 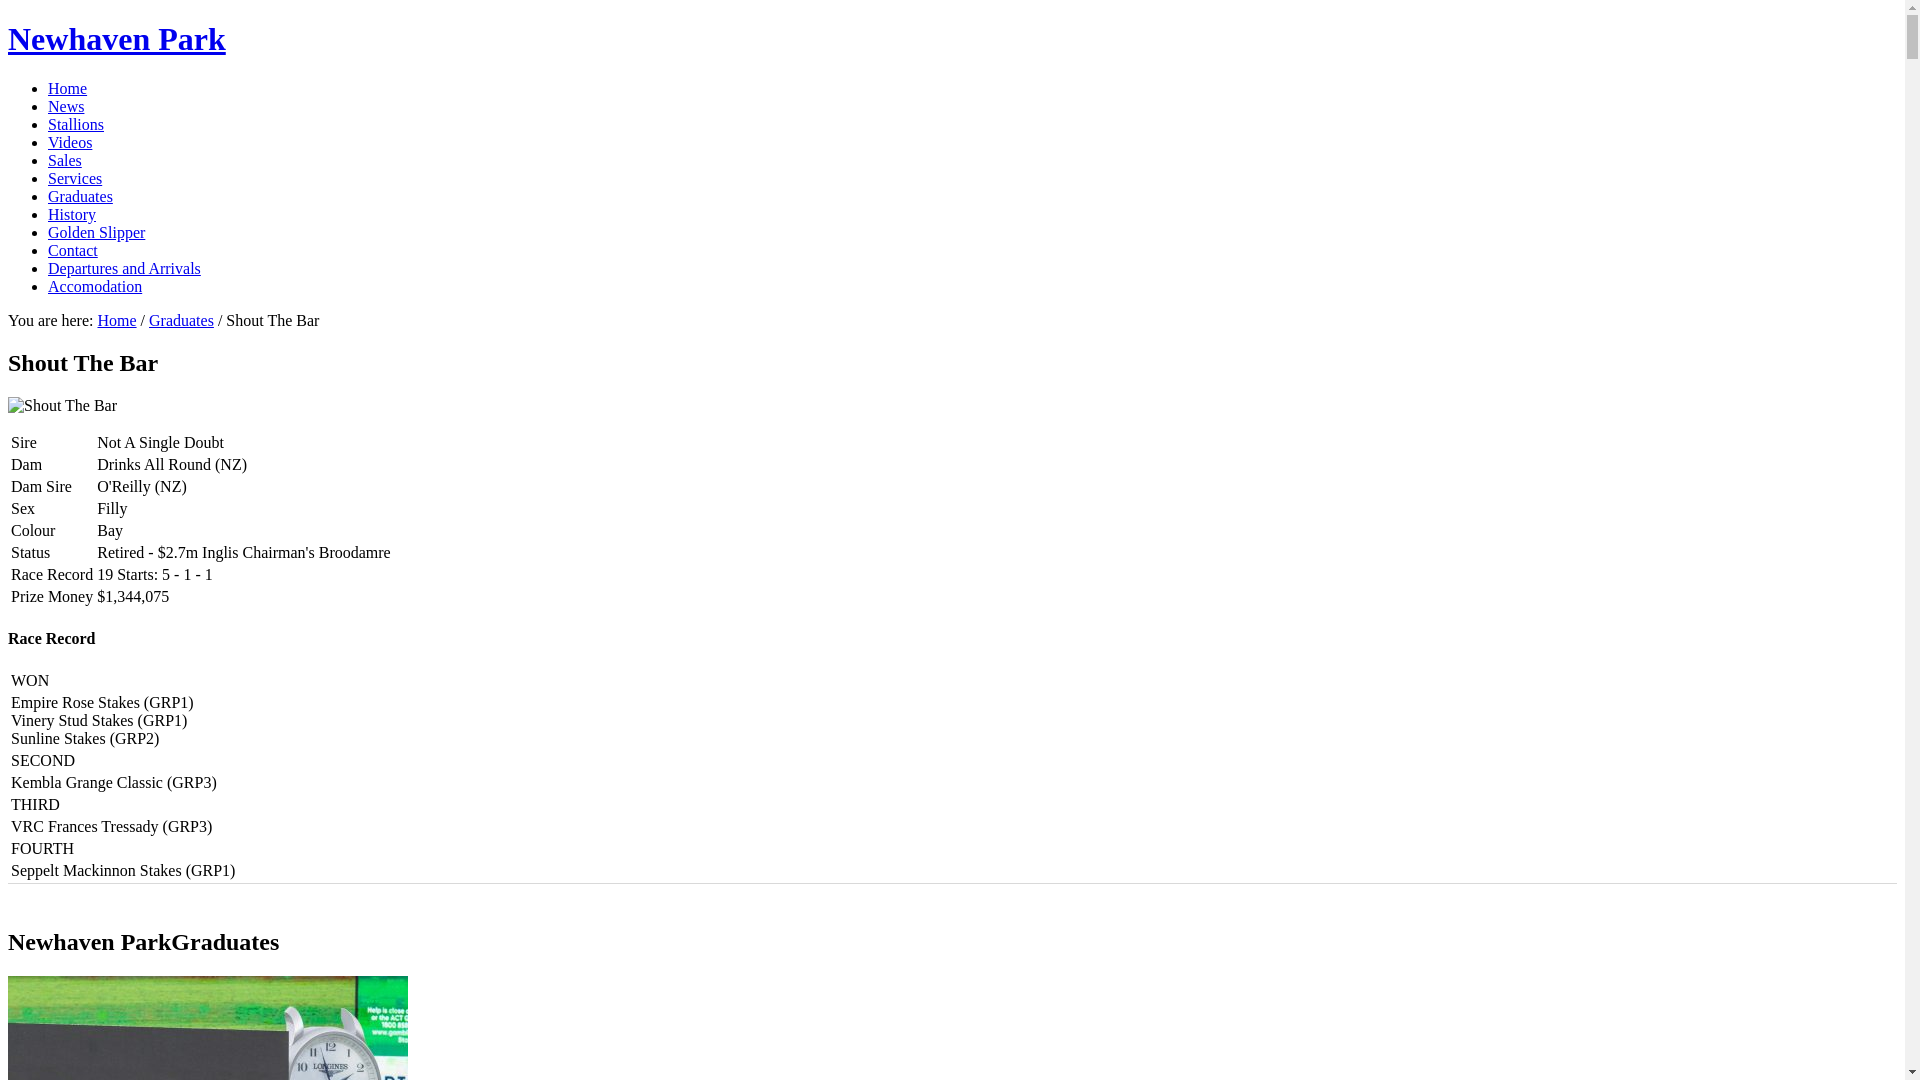 I want to click on 'News', so click(x=66, y=106).